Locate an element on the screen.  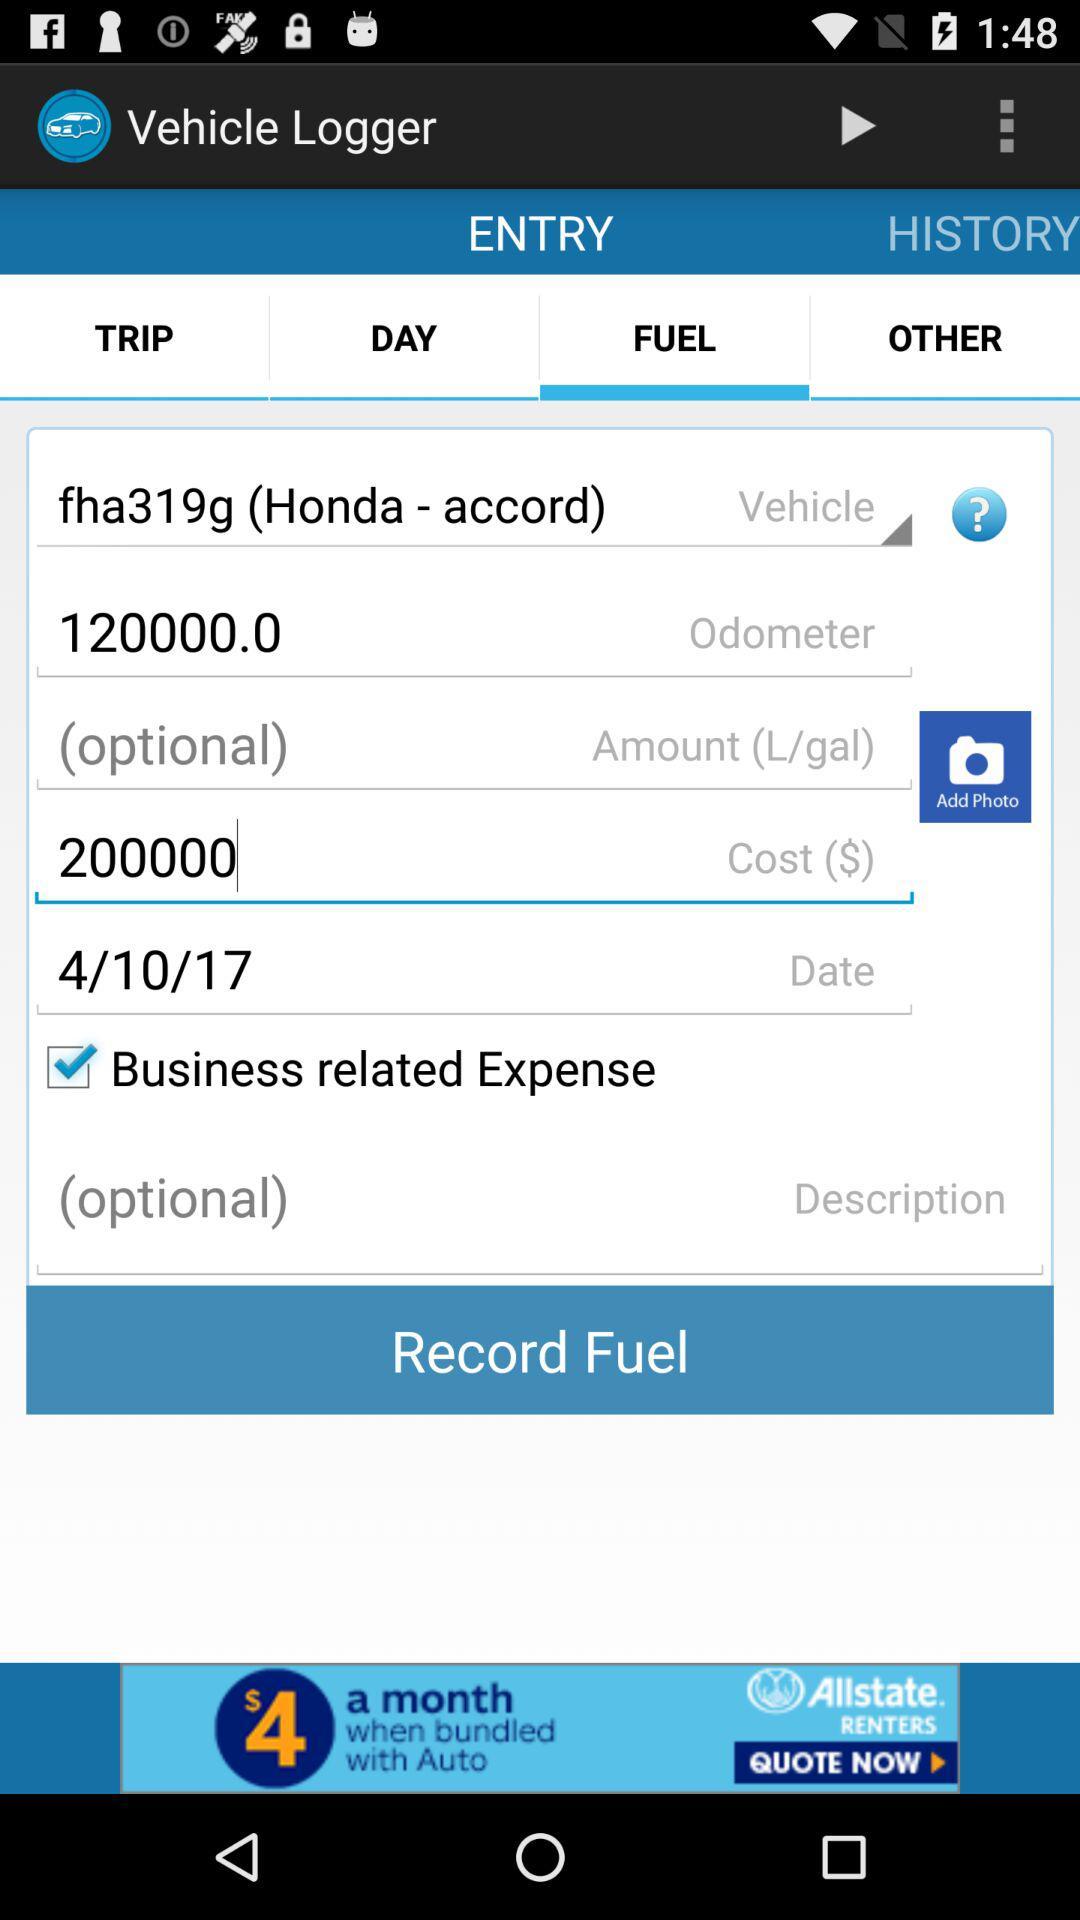
camera is located at coordinates (974, 765).